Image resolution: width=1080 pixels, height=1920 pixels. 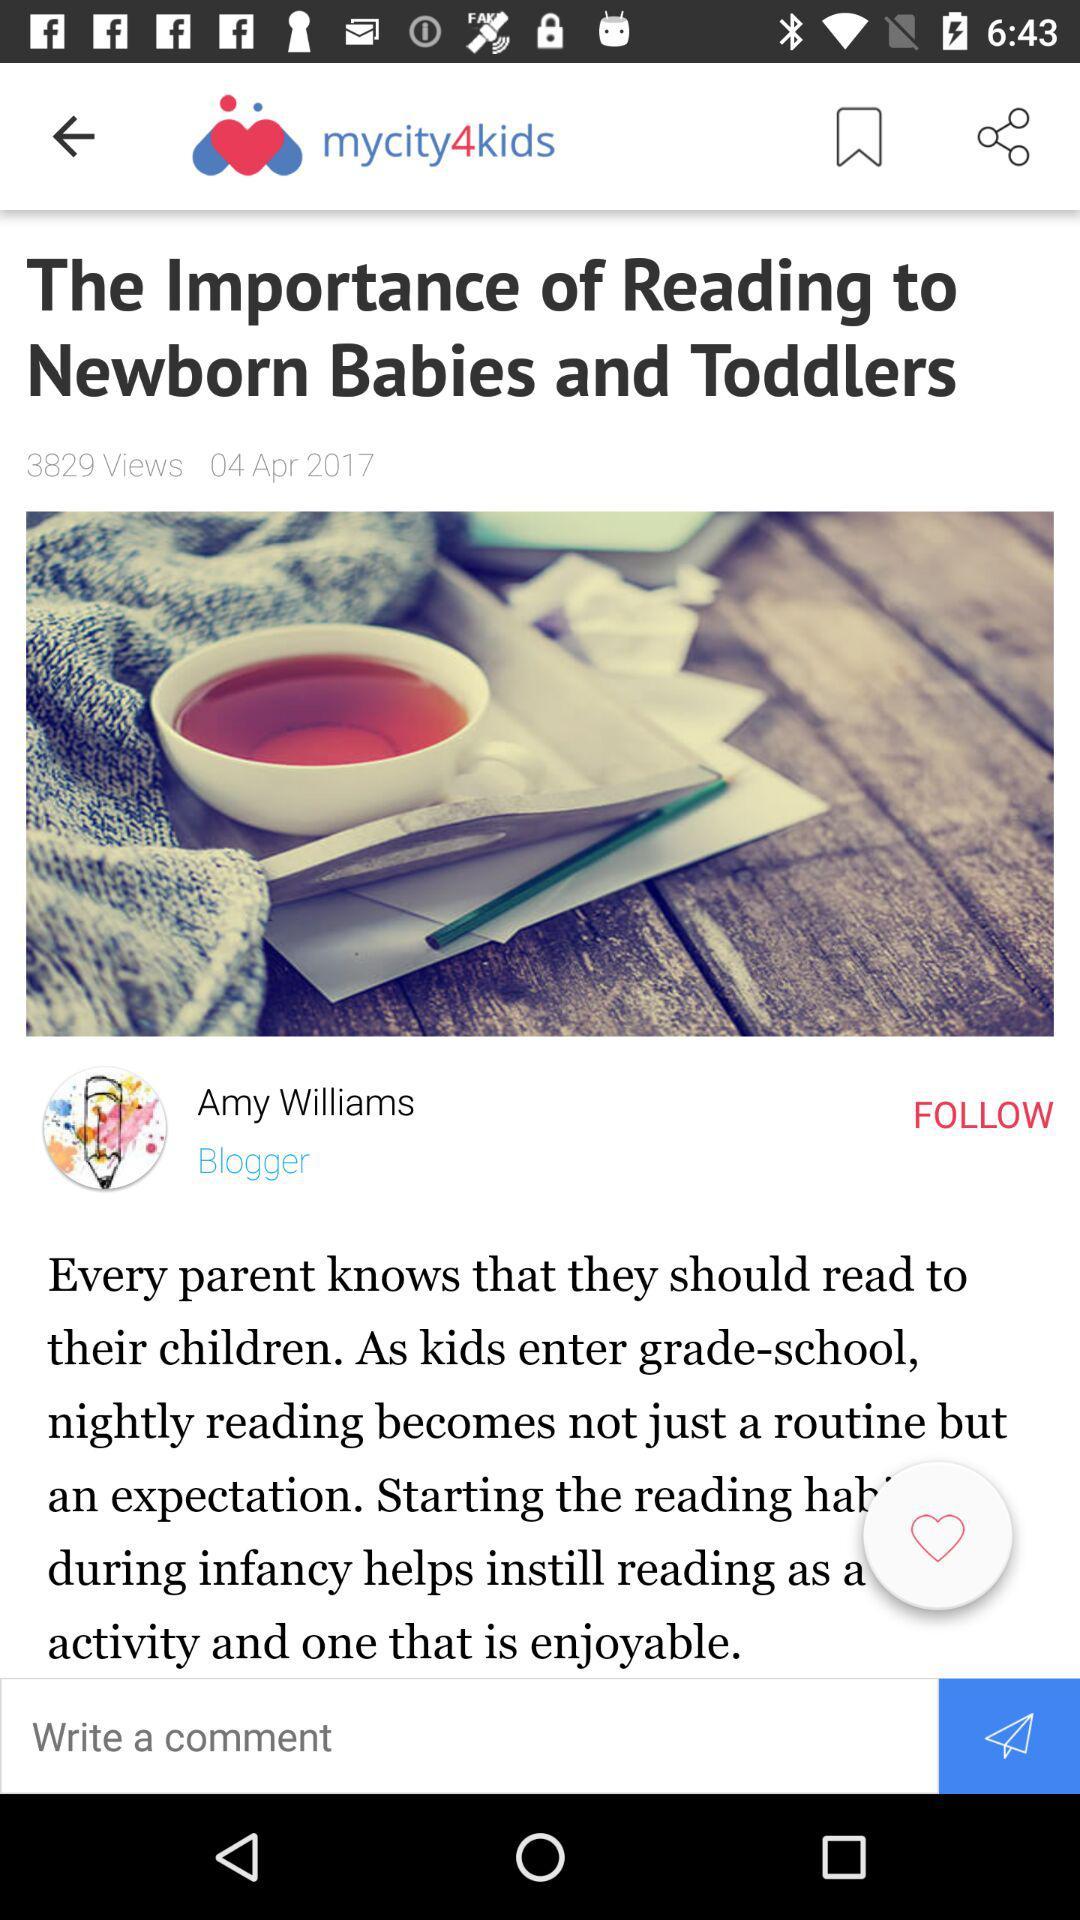 What do you see at coordinates (469, 1734) in the screenshot?
I see `comment` at bounding box center [469, 1734].